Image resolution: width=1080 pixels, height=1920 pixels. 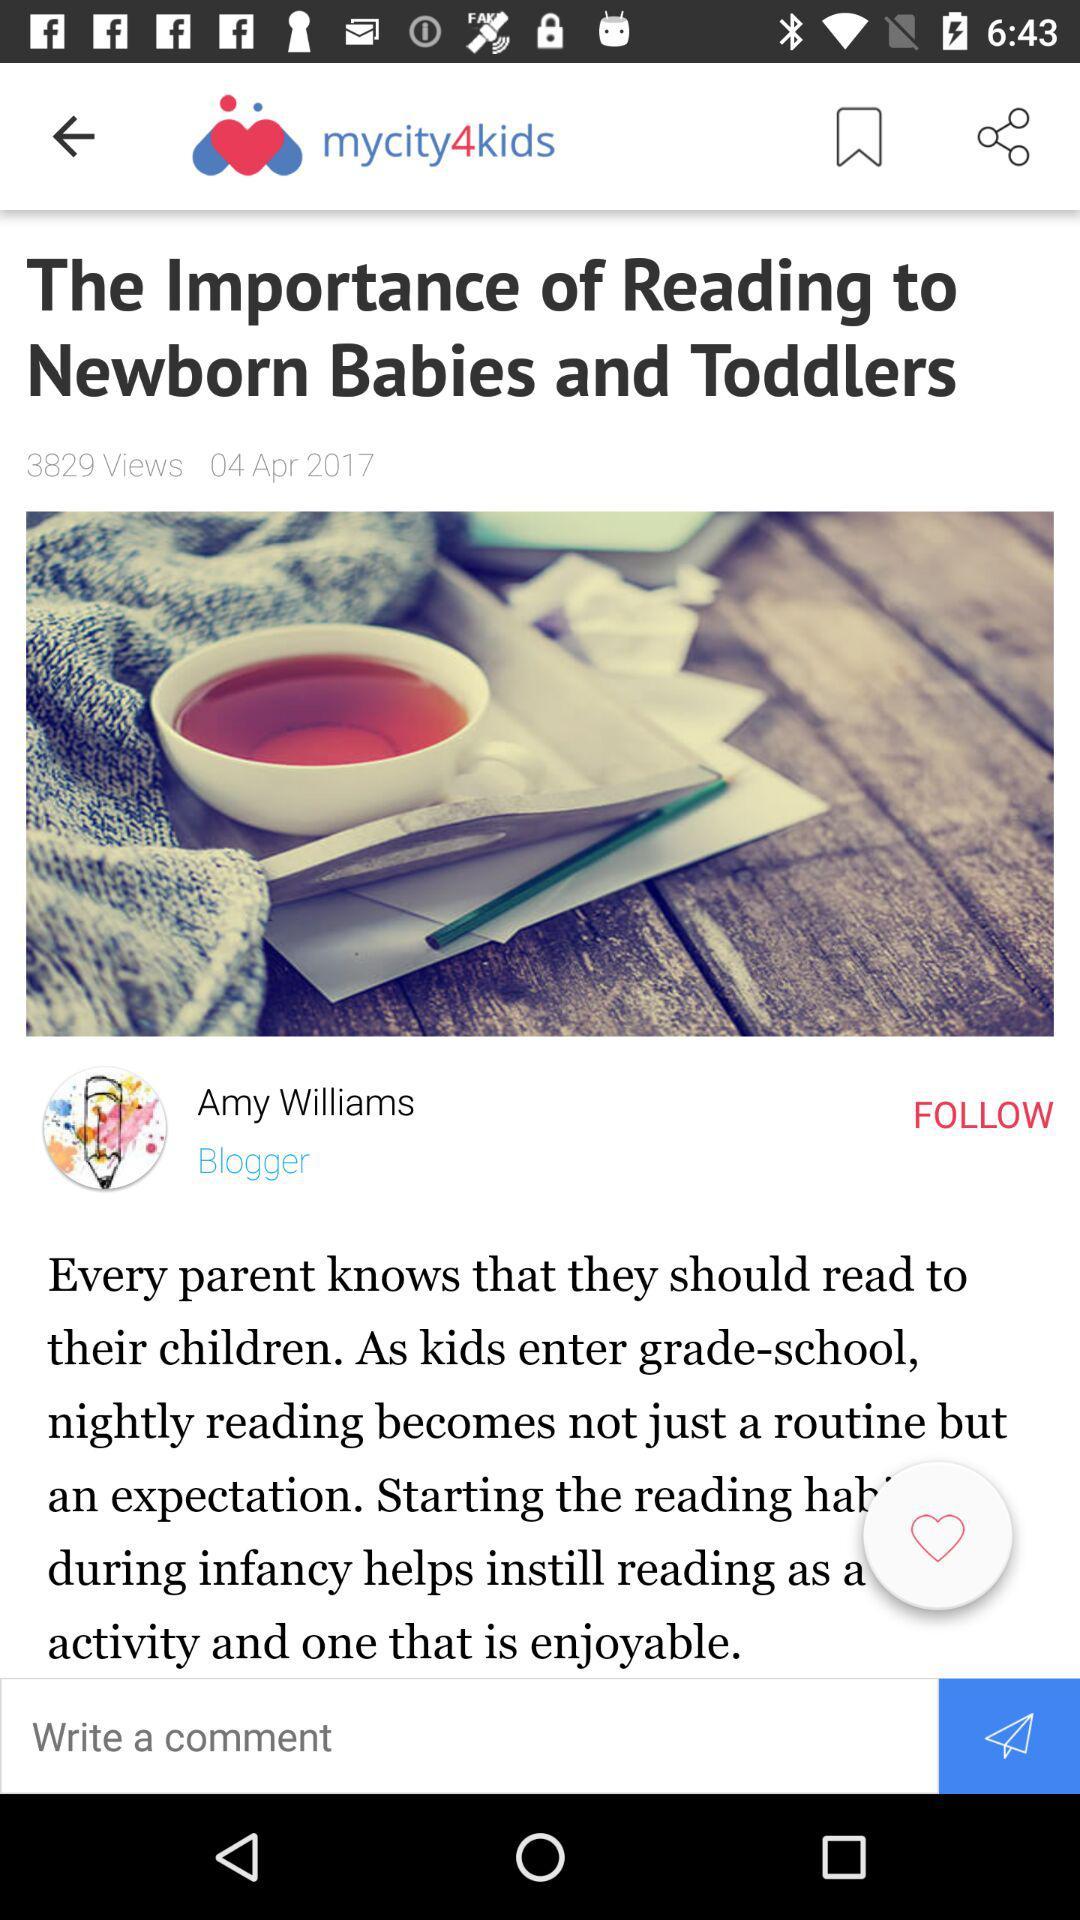 What do you see at coordinates (469, 1734) in the screenshot?
I see `comment` at bounding box center [469, 1734].